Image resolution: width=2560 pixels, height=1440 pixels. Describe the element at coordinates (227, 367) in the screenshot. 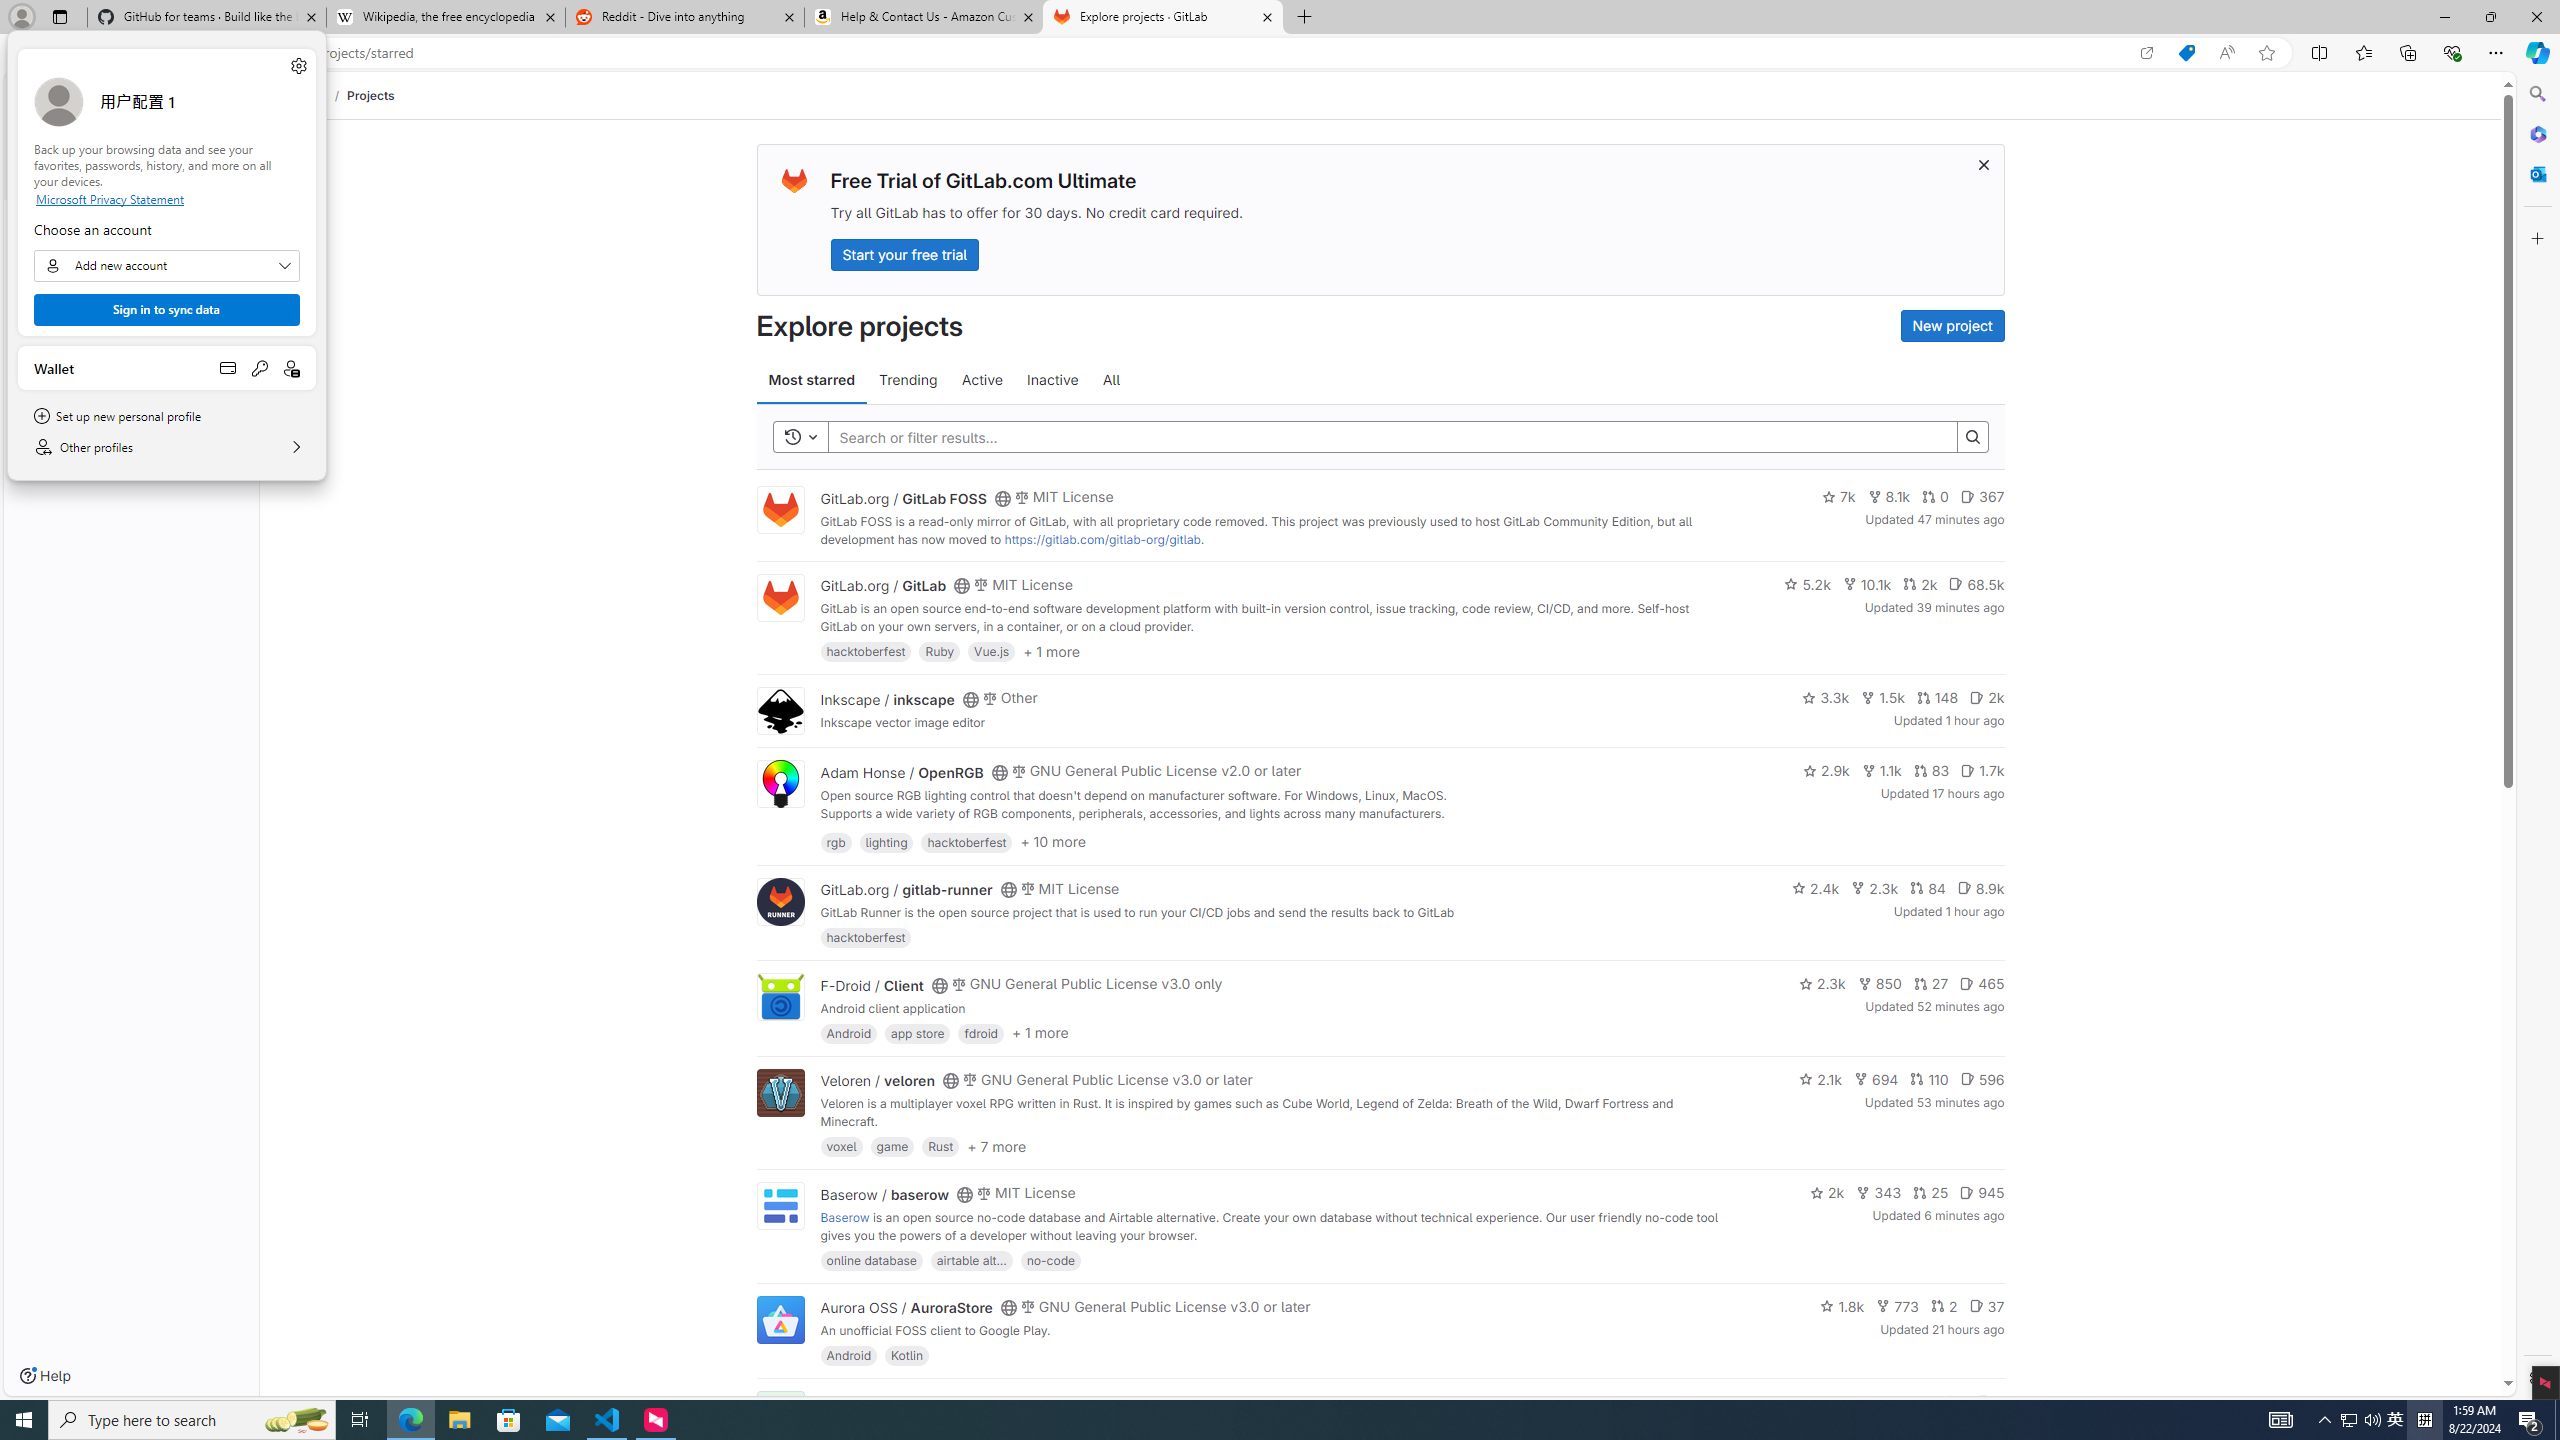

I see `'Open payment methods'` at that location.